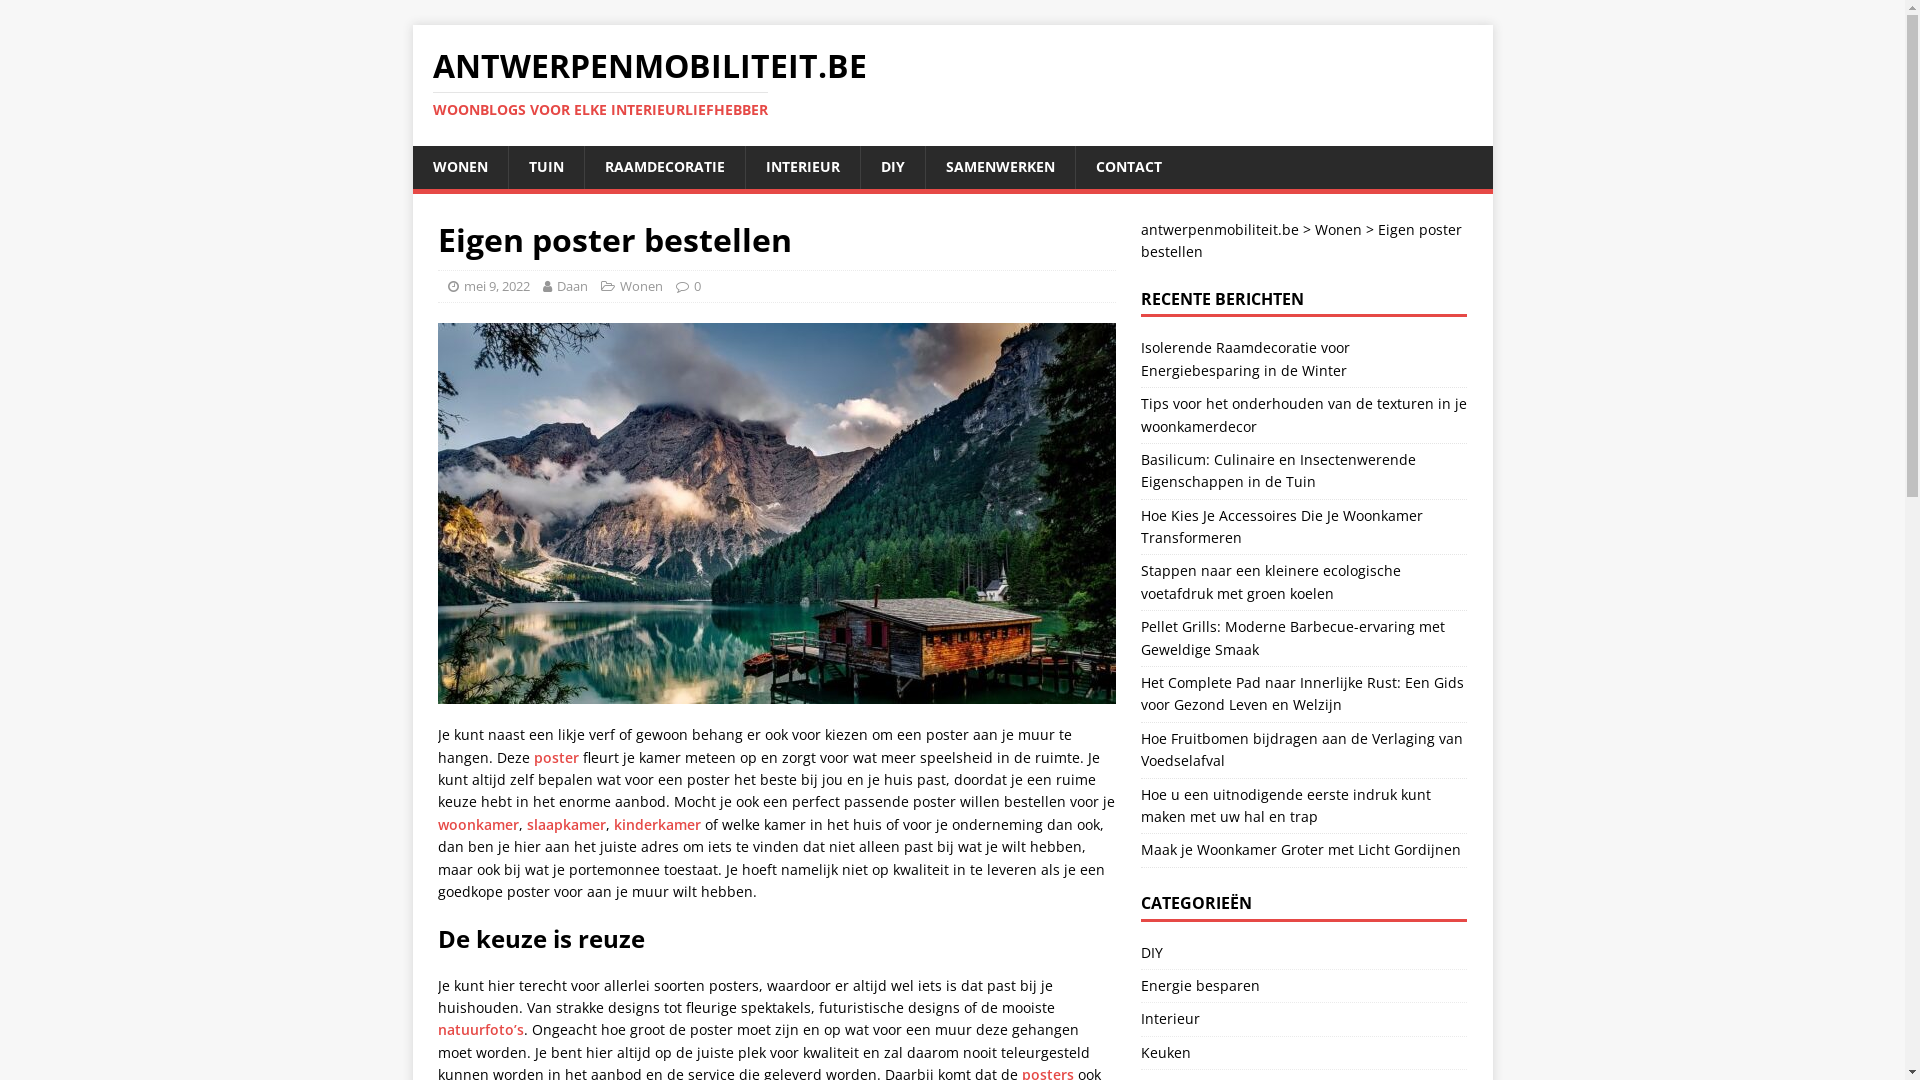  I want to click on 'antwerpenmobiliteit.be', so click(1218, 228).